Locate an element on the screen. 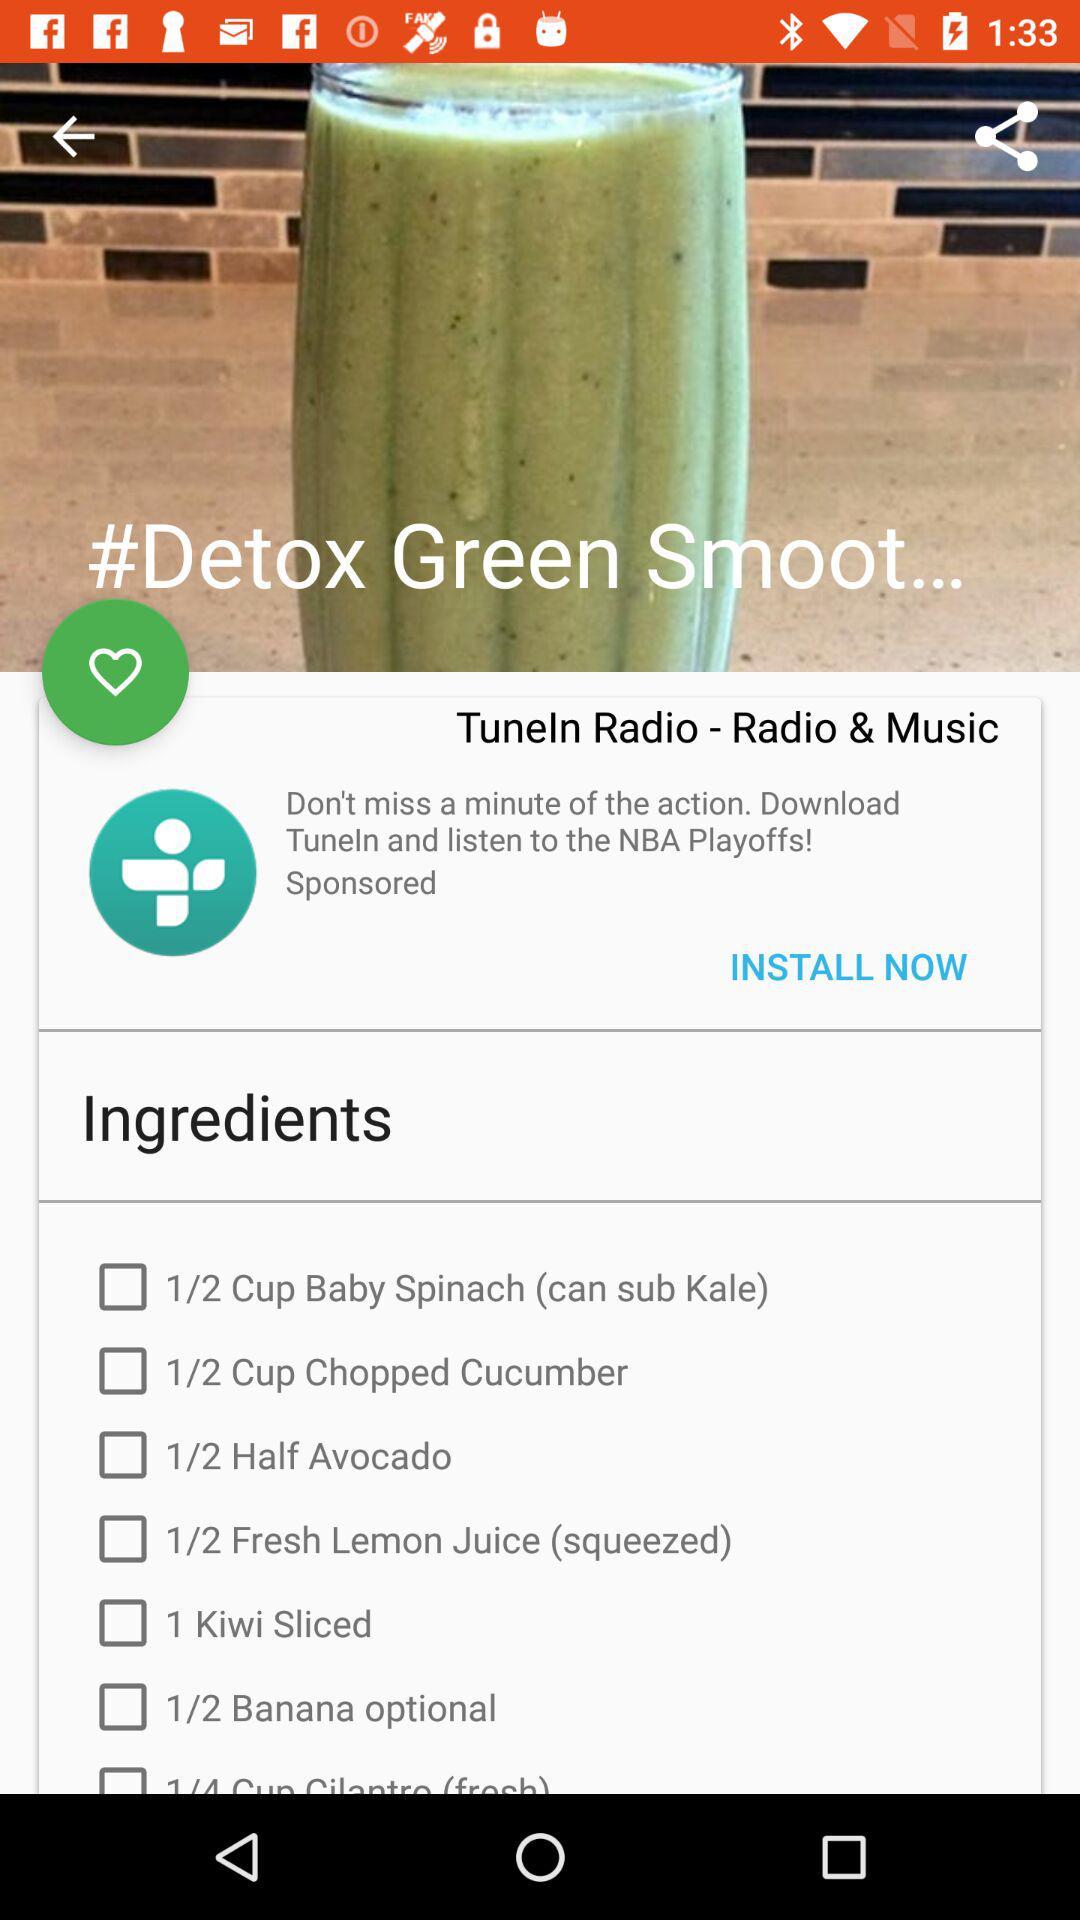 The width and height of the screenshot is (1080, 1920). item to the left of the don t miss item is located at coordinates (171, 872).